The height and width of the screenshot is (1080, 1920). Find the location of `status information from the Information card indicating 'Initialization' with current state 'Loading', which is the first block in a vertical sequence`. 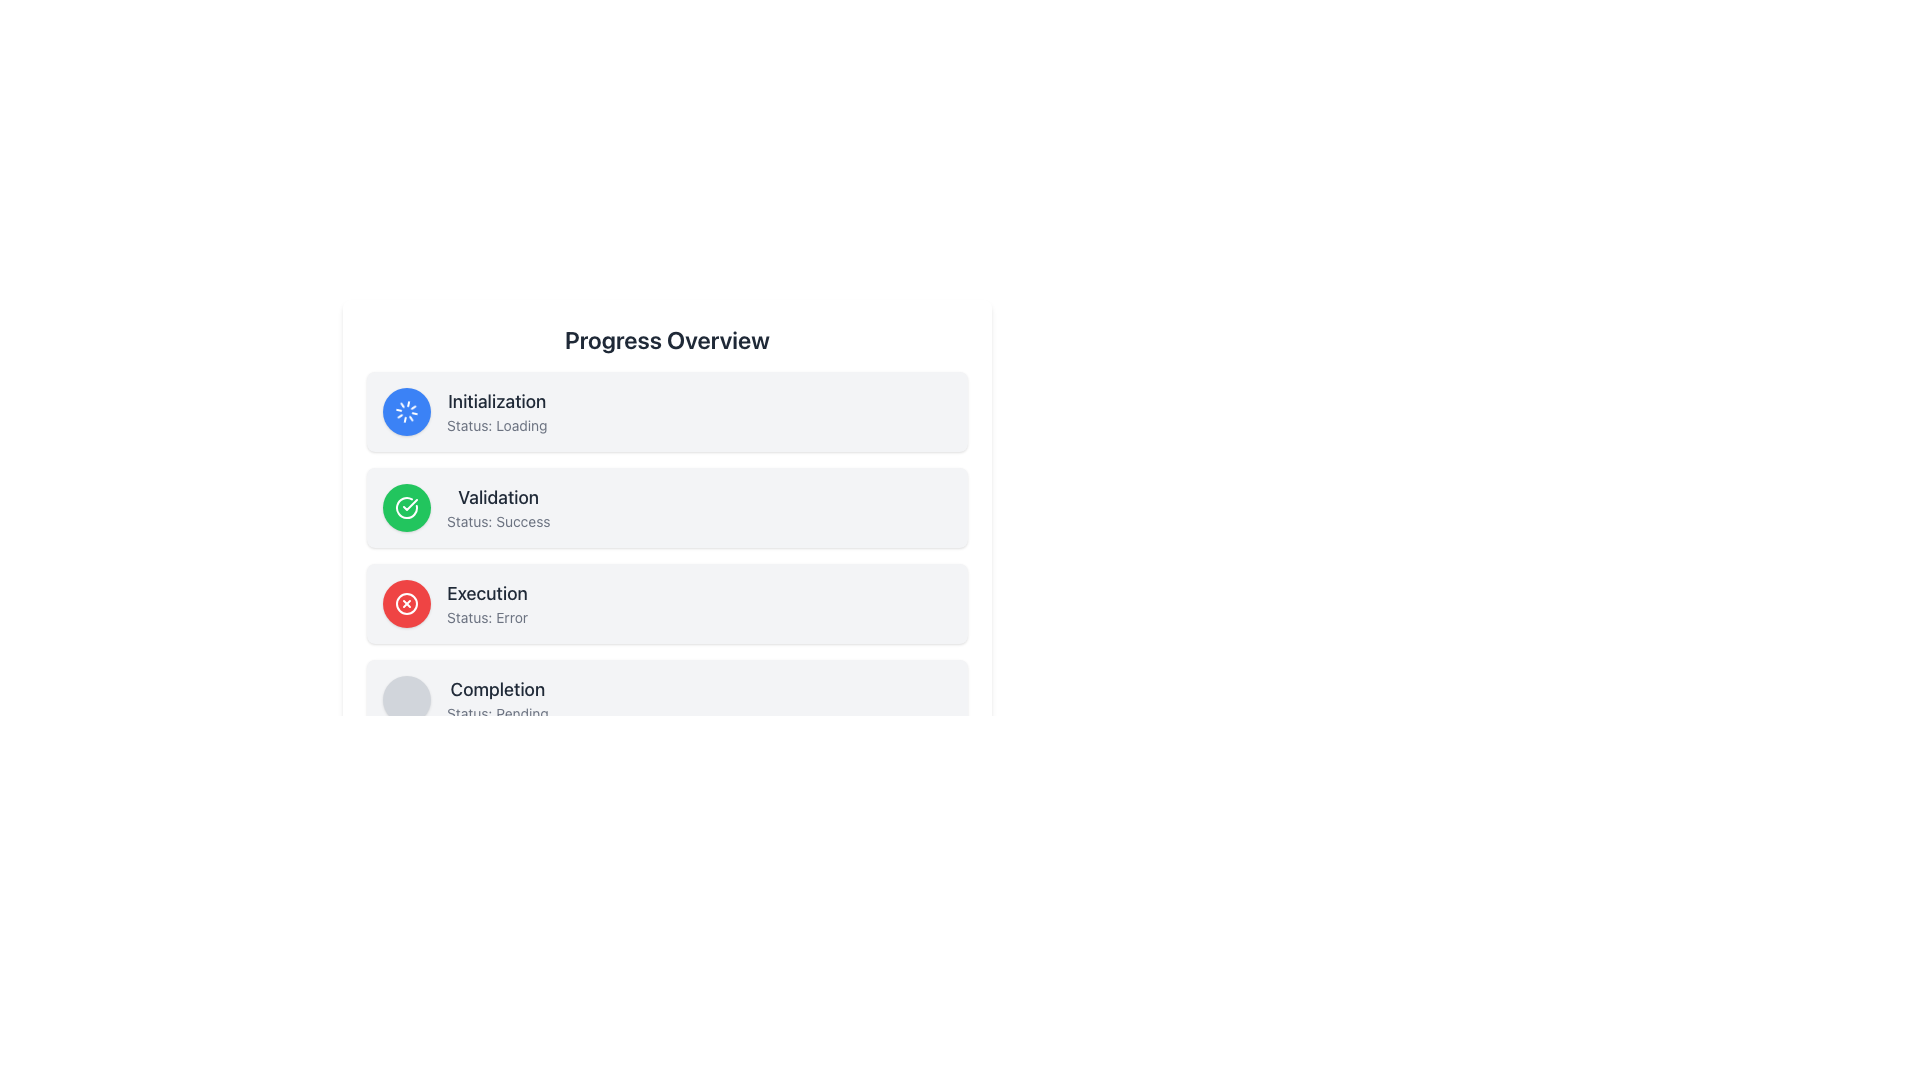

status information from the Information card indicating 'Initialization' with current state 'Loading', which is the first block in a vertical sequence is located at coordinates (464, 411).